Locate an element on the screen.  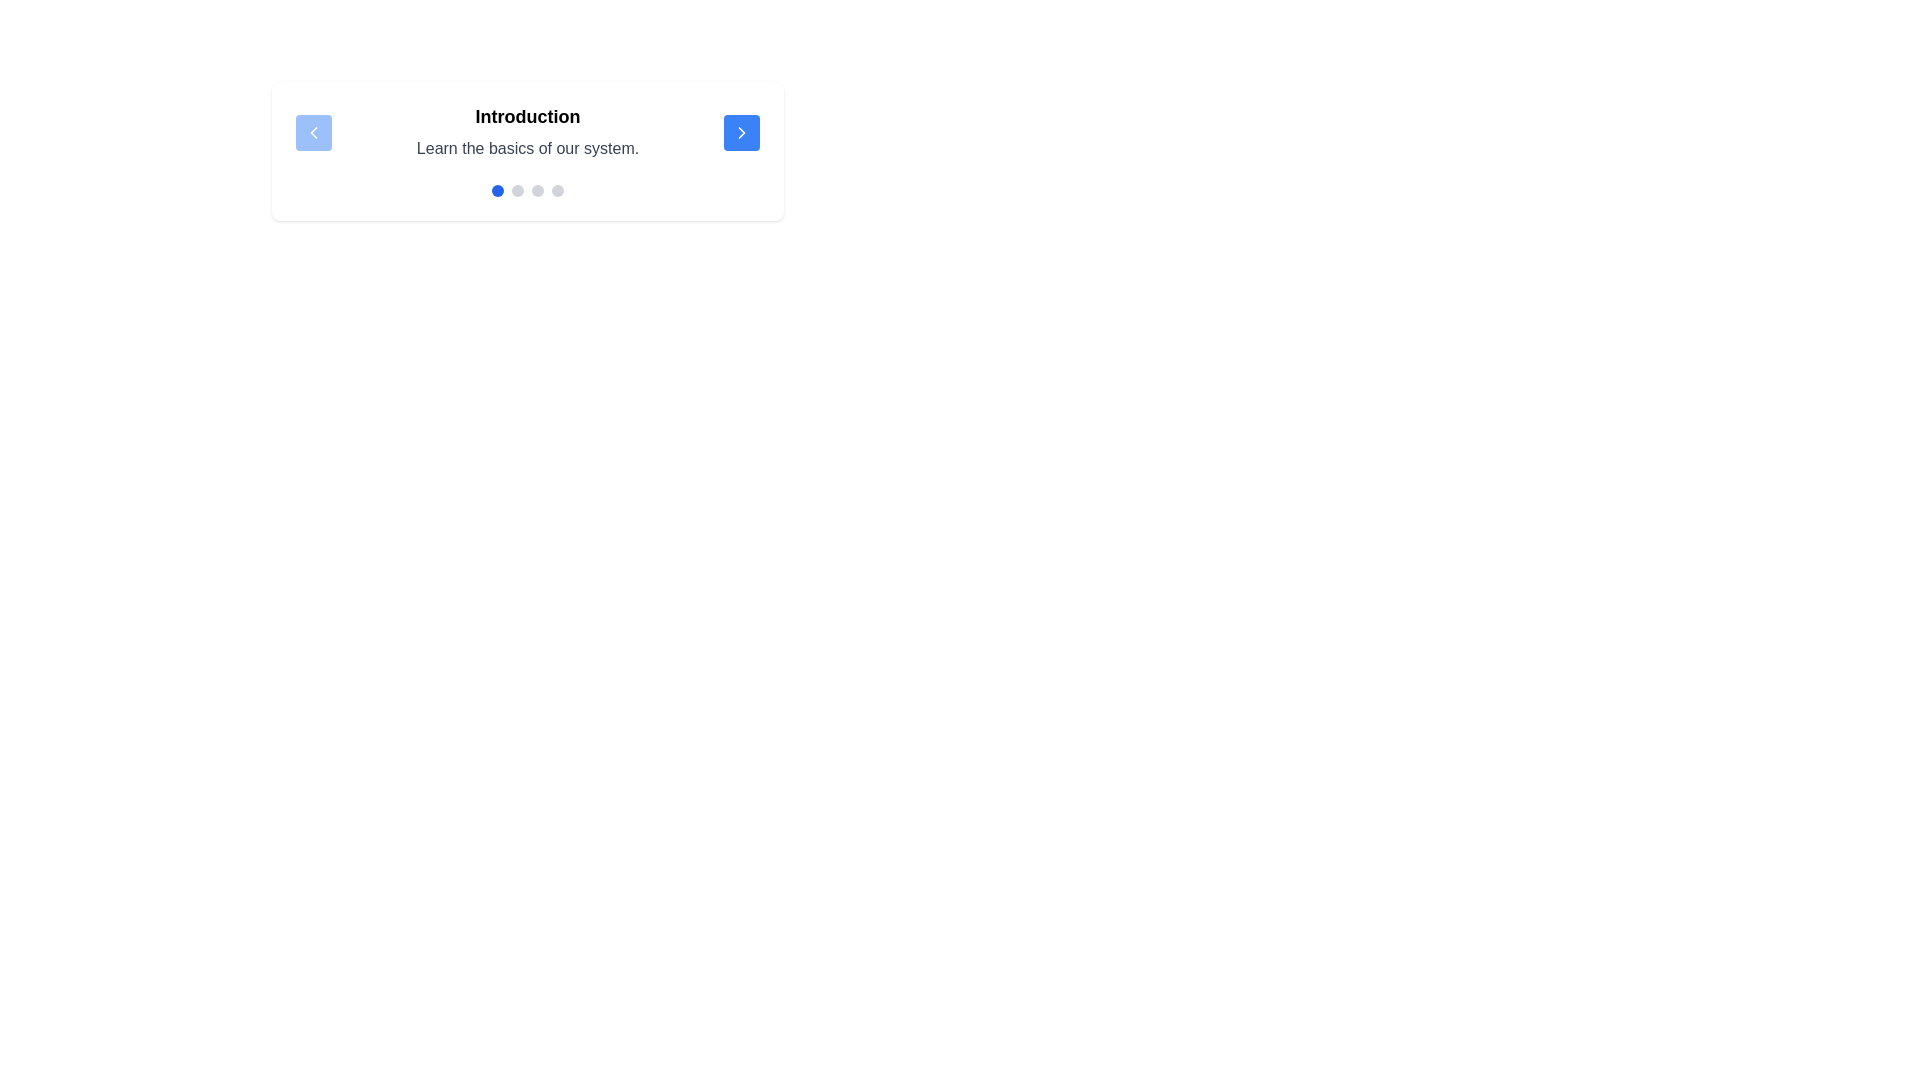
the fourth light gray circular indicator dot located centrally at the bottom of the carousel is located at coordinates (557, 190).